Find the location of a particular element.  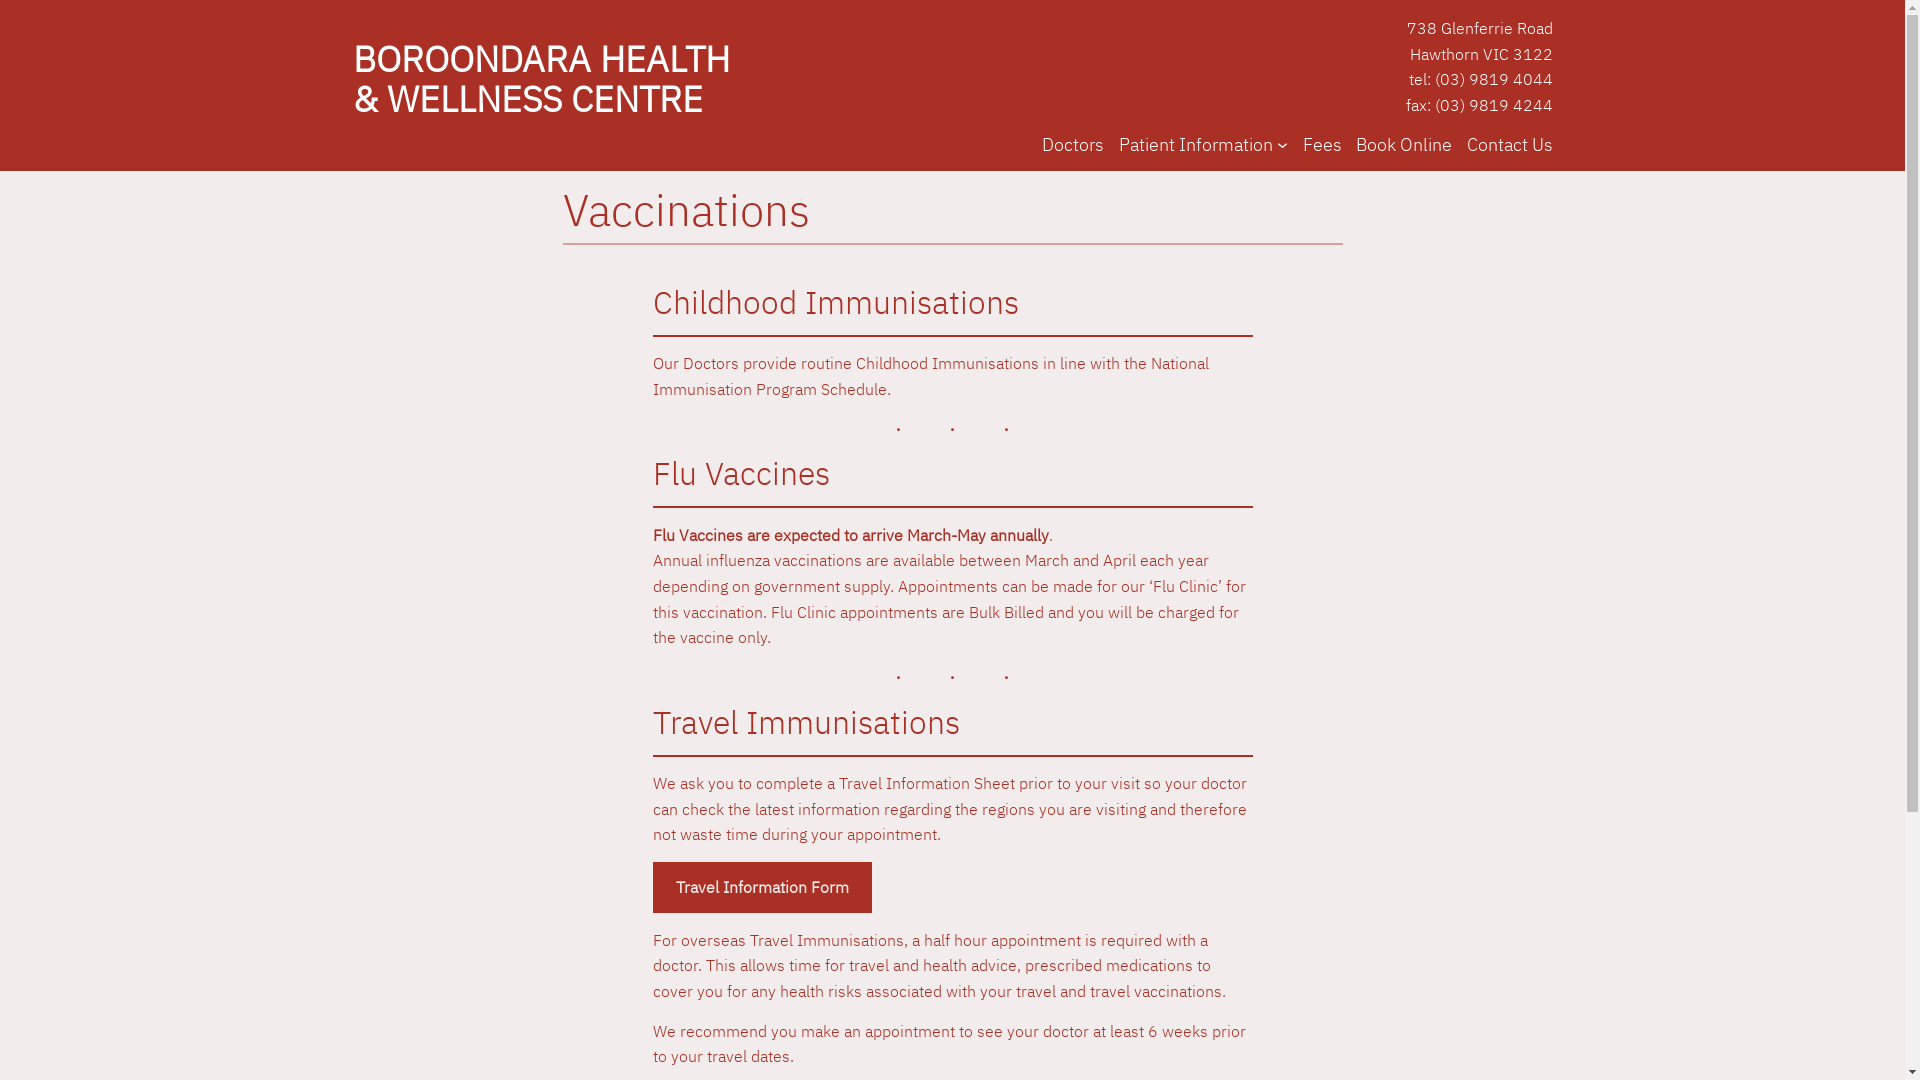

'Book Online' is located at coordinates (1402, 142).